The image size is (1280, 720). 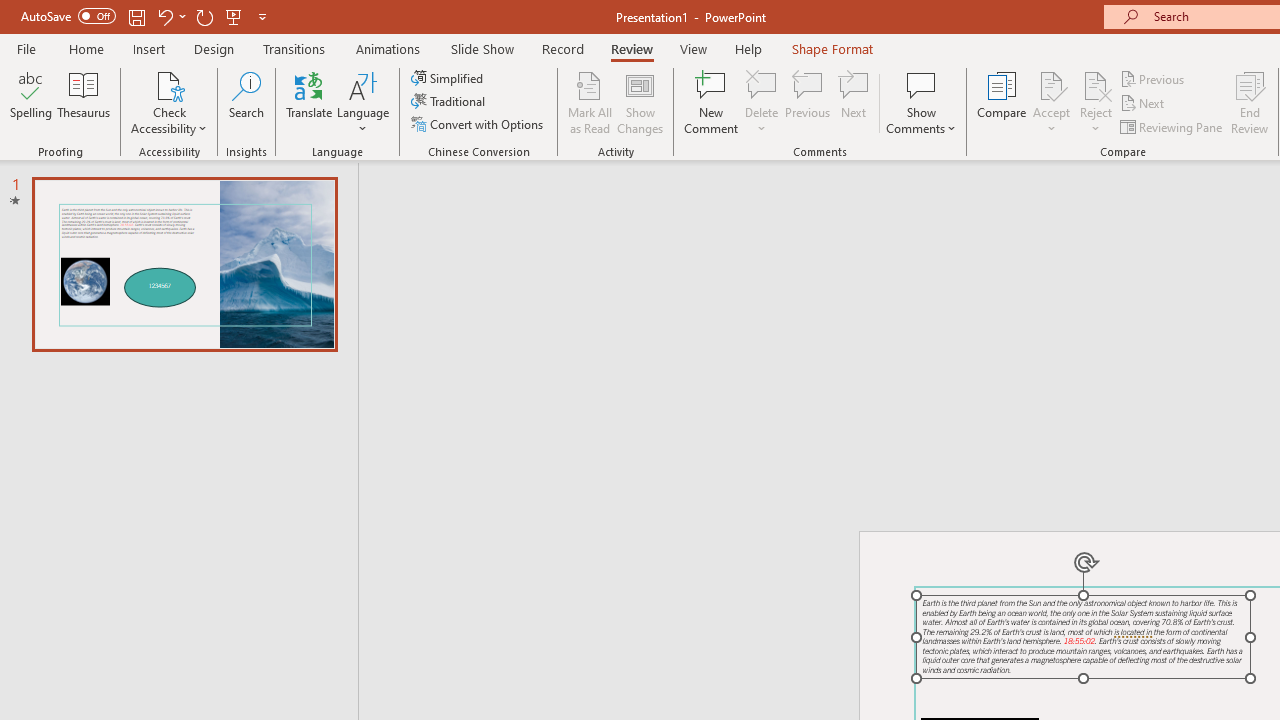 What do you see at coordinates (640, 103) in the screenshot?
I see `'Show Changes'` at bounding box center [640, 103].